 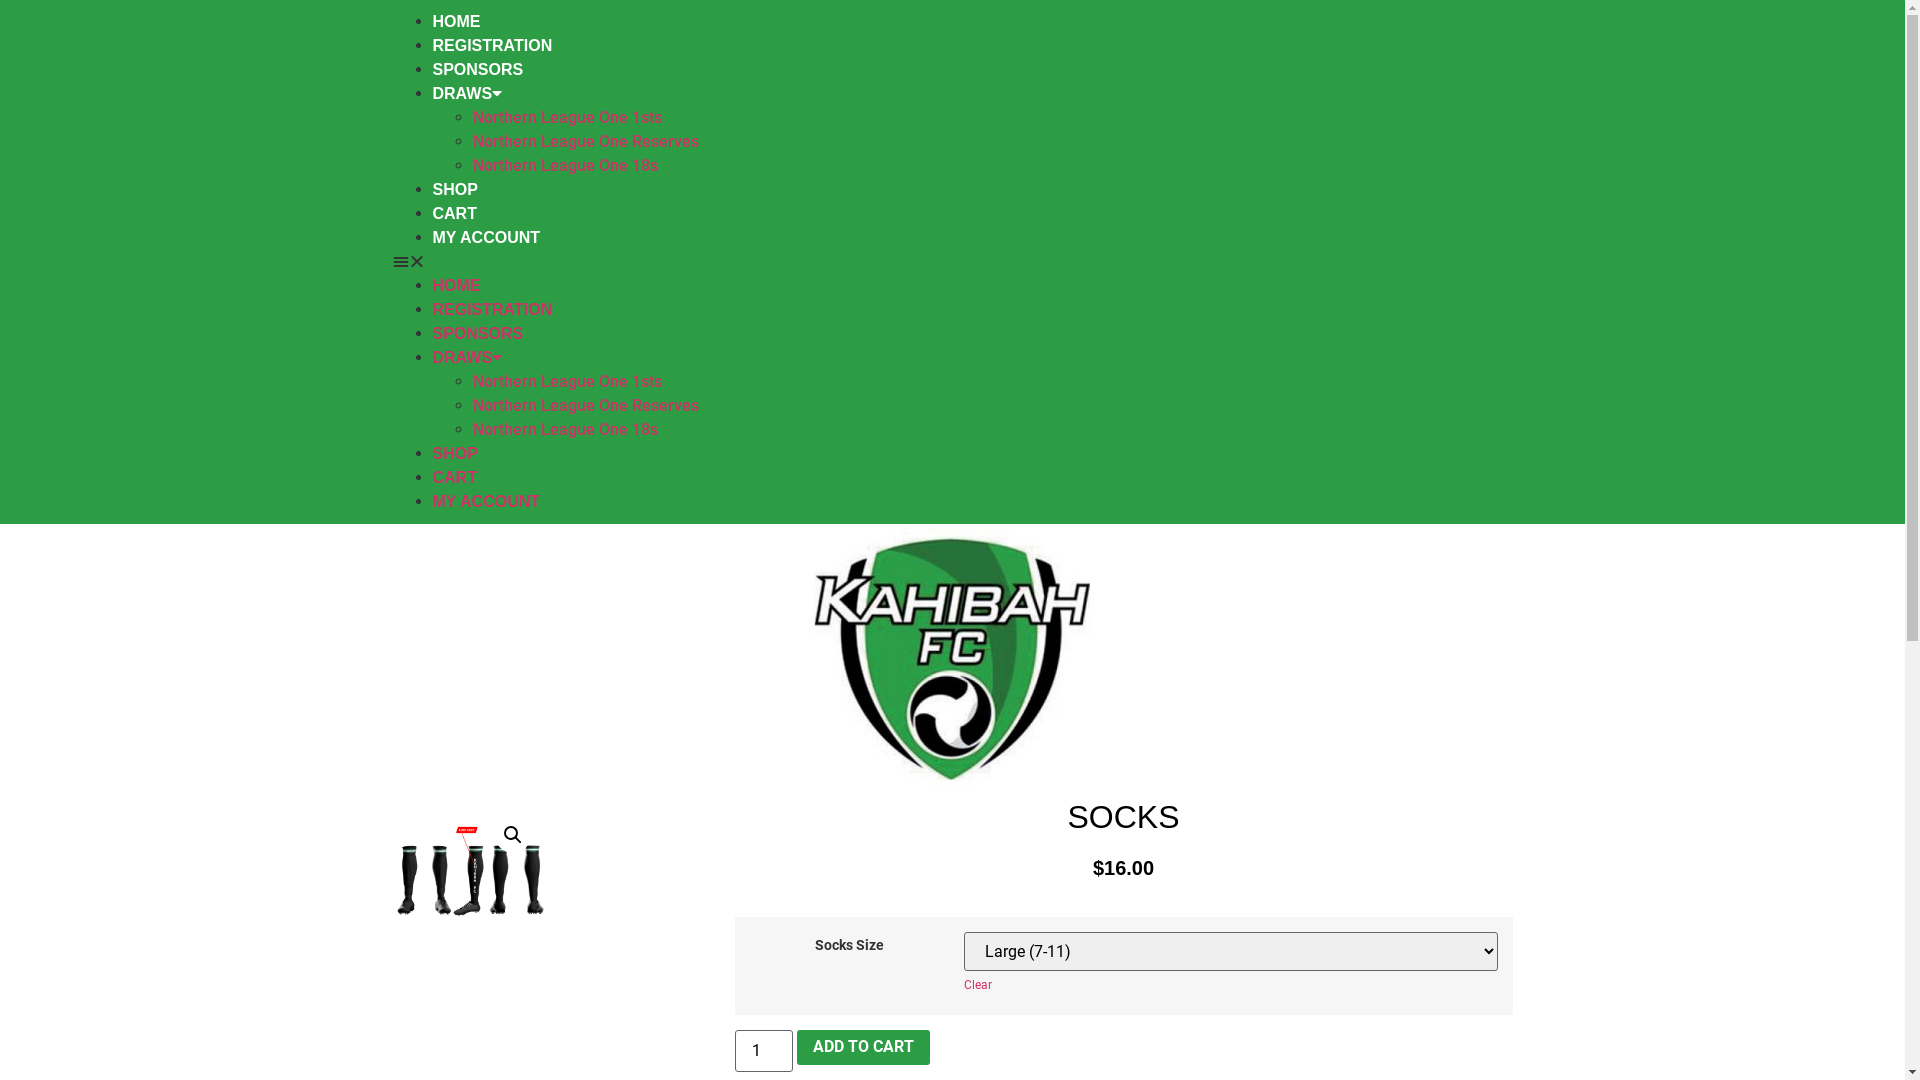 I want to click on 'SPONSORS', so click(x=476, y=332).